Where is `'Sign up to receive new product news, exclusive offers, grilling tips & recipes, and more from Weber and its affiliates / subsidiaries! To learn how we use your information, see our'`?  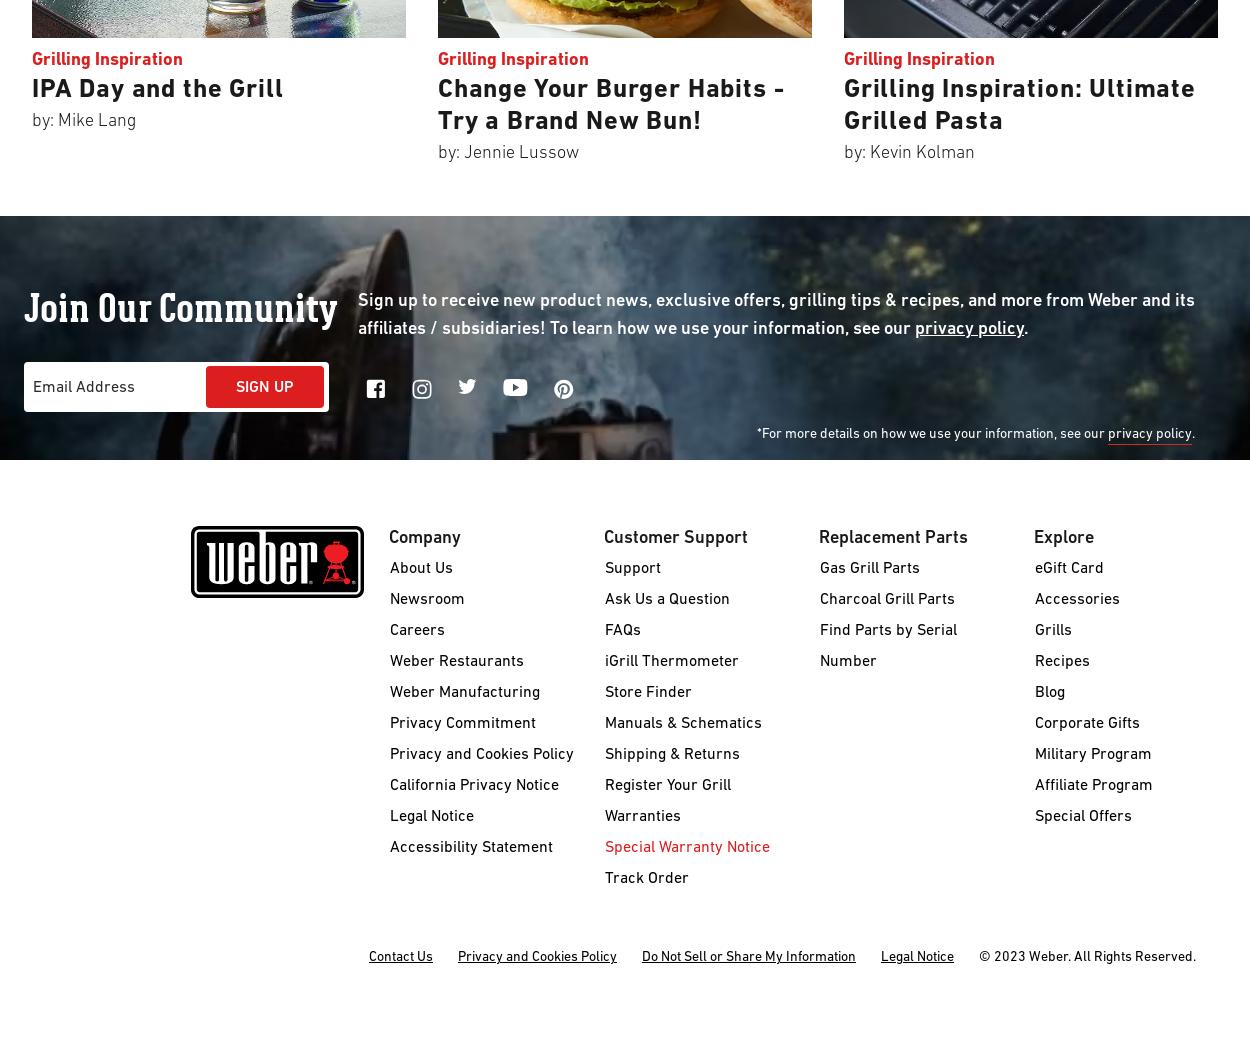
'Sign up to receive new product news, exclusive offers, grilling tips & recipes, and more from Weber and its affiliates / subsidiaries! To learn how we use your information, see our' is located at coordinates (776, 315).